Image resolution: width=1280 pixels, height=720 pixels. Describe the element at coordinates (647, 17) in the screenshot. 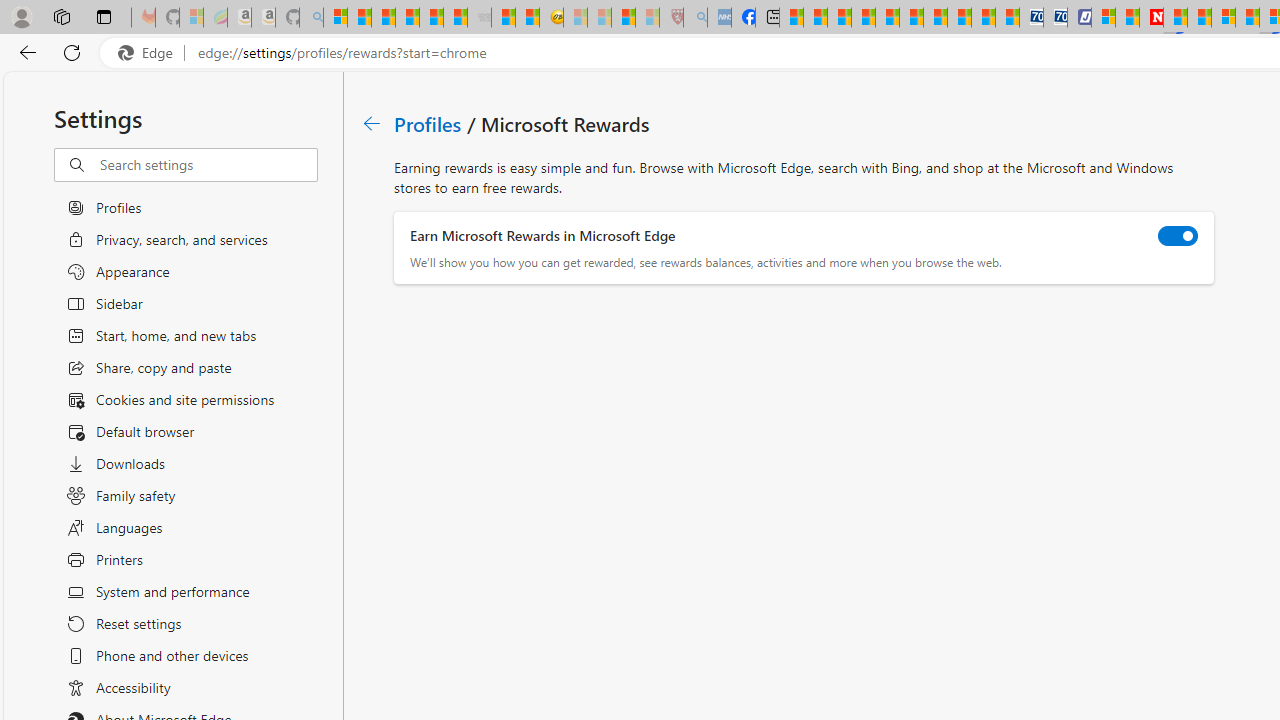

I see `'12 Popular Science Lies that Must be Corrected - Sleeping'` at that location.